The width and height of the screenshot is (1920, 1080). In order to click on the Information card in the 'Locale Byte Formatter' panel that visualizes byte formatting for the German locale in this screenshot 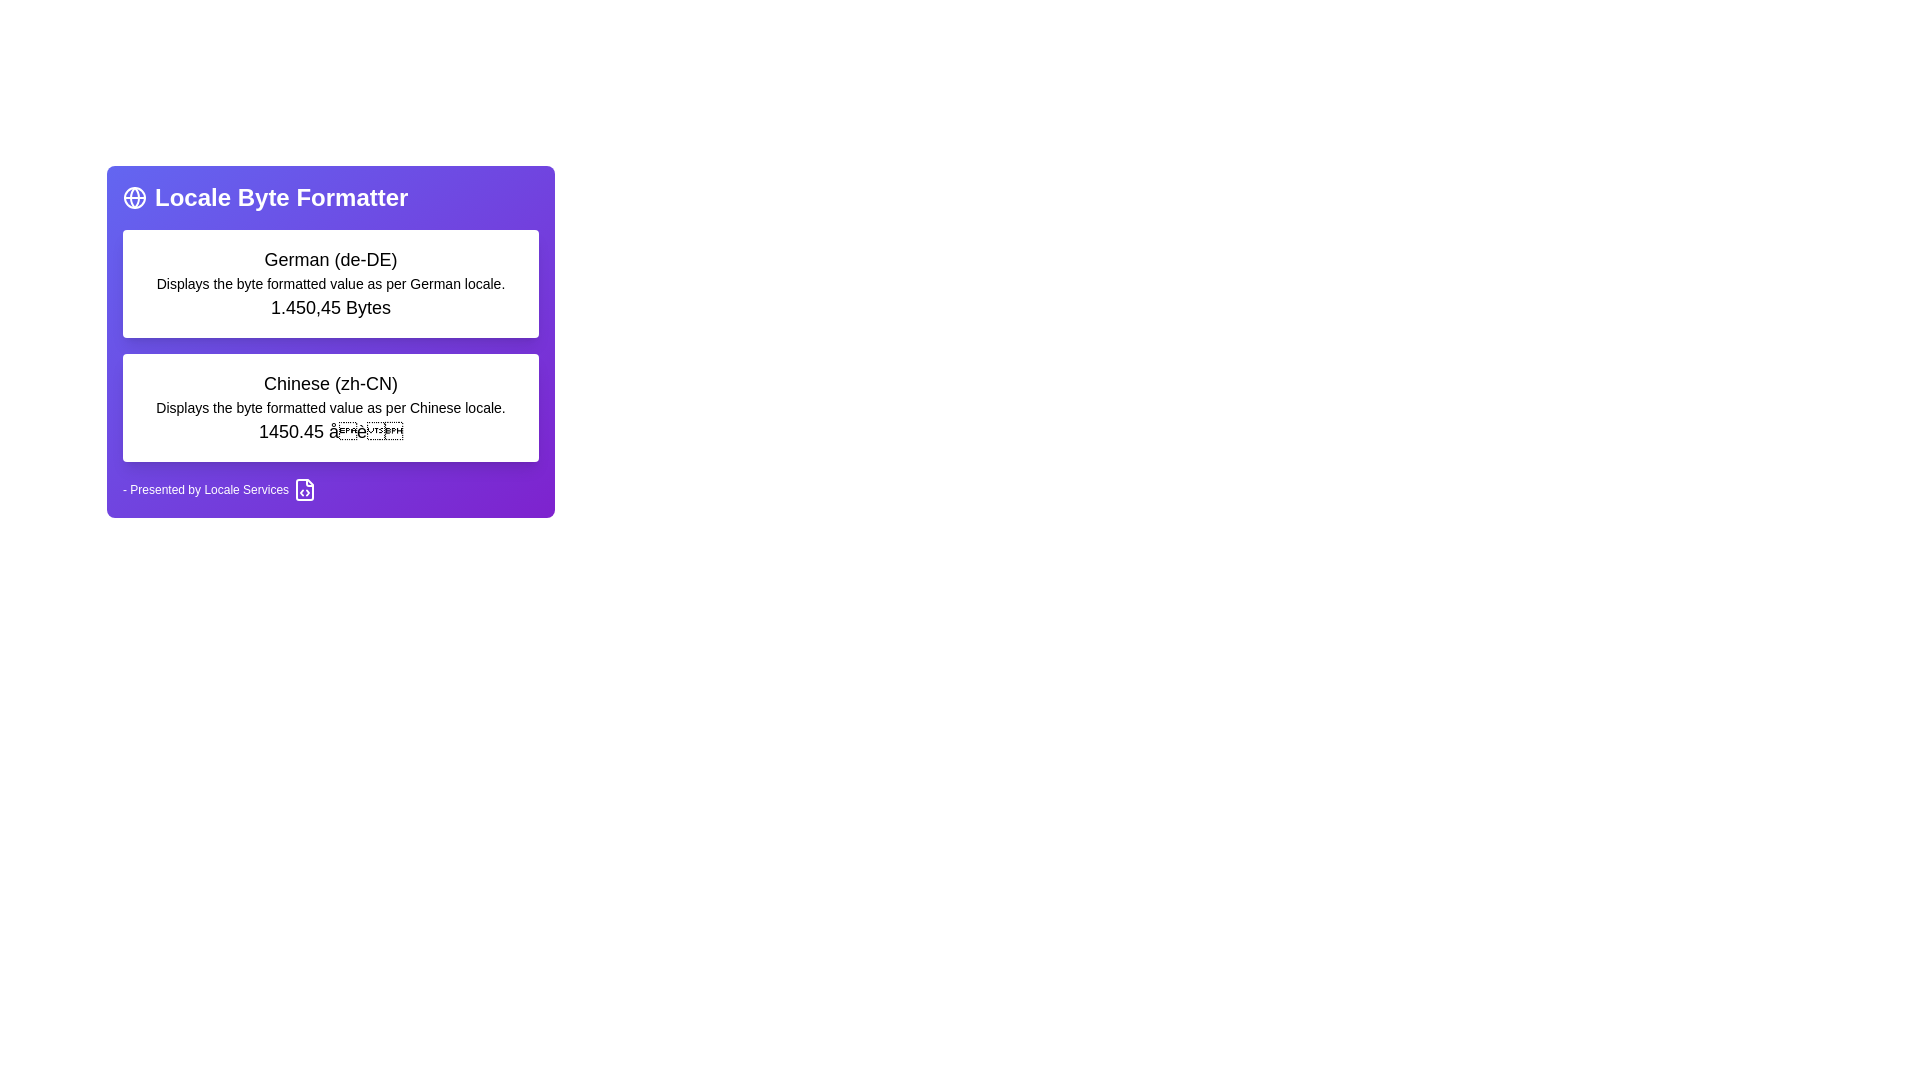, I will do `click(331, 284)`.